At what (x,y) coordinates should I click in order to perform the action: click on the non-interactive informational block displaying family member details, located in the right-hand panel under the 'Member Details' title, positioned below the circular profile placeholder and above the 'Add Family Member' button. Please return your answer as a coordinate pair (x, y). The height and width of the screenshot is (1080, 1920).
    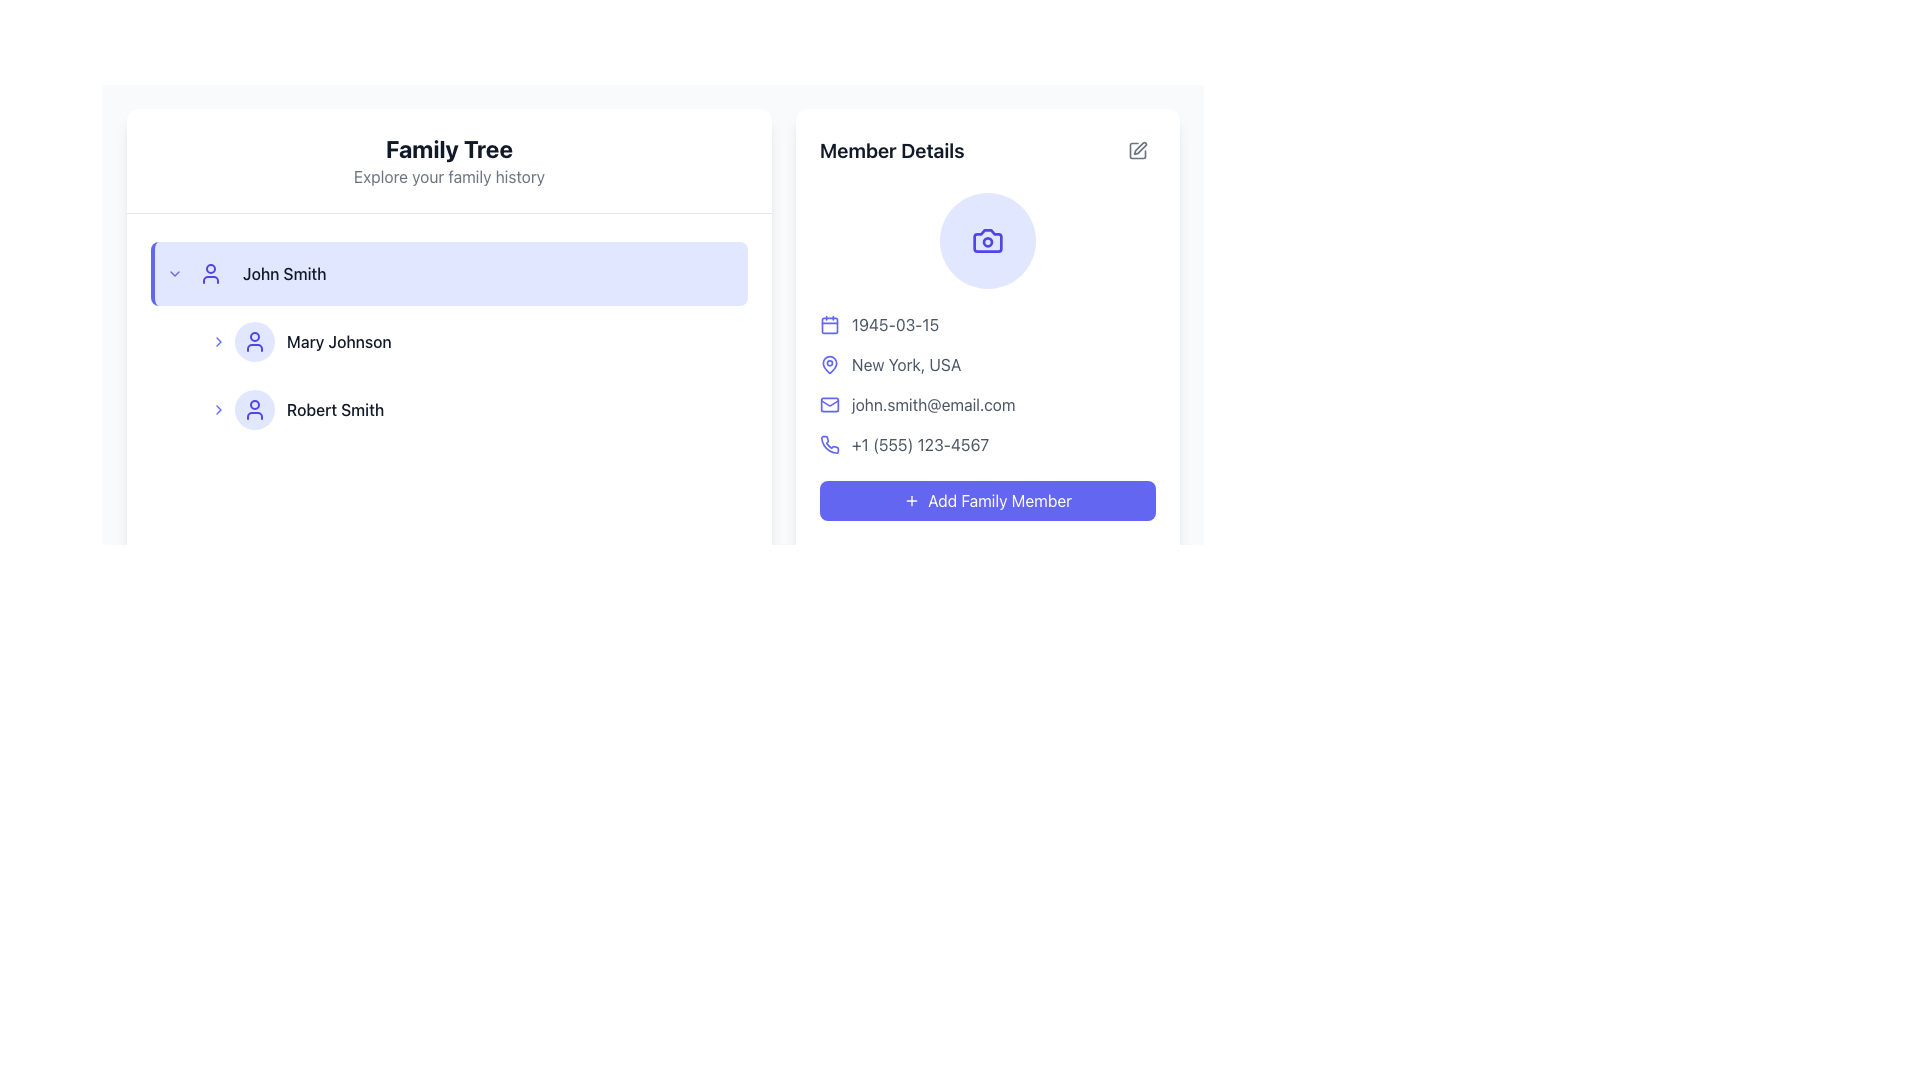
    Looking at the image, I should click on (988, 385).